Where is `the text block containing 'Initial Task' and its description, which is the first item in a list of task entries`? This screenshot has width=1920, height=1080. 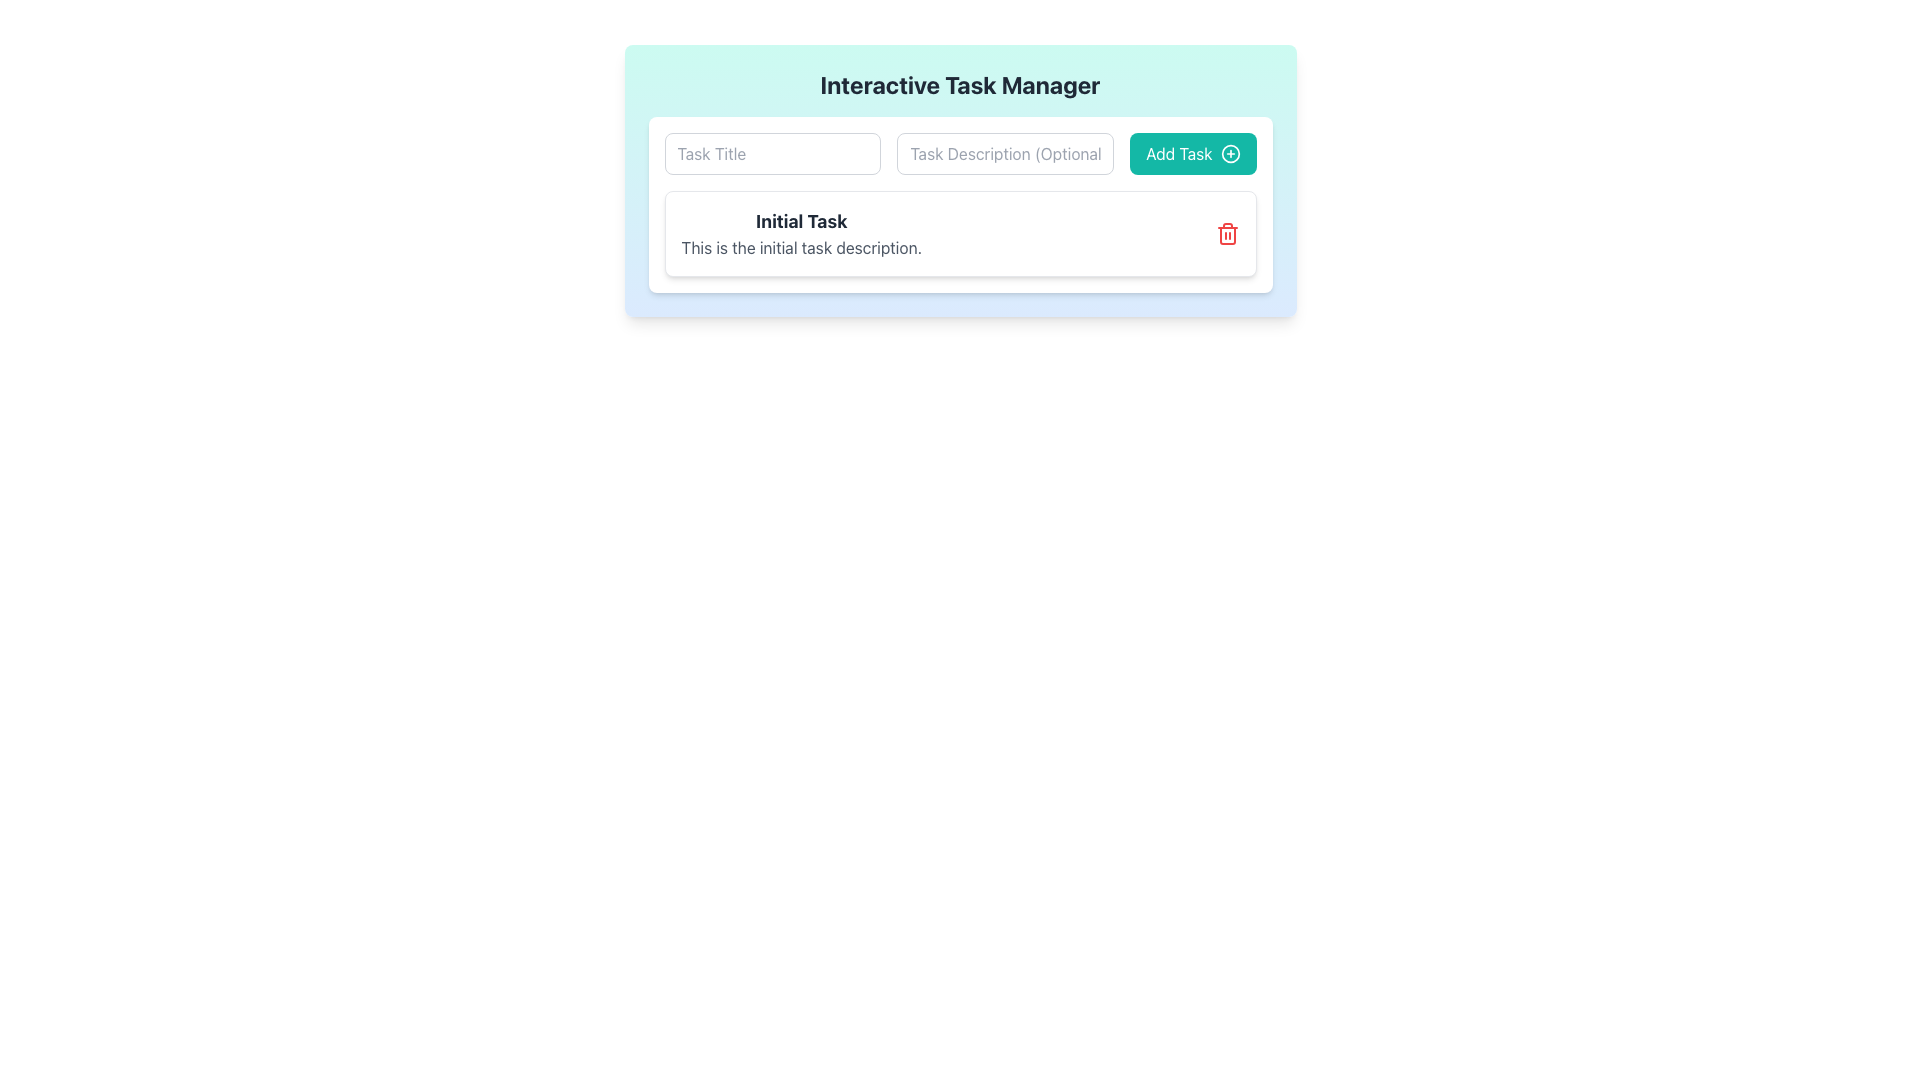
the text block containing 'Initial Task' and its description, which is the first item in a list of task entries is located at coordinates (801, 233).